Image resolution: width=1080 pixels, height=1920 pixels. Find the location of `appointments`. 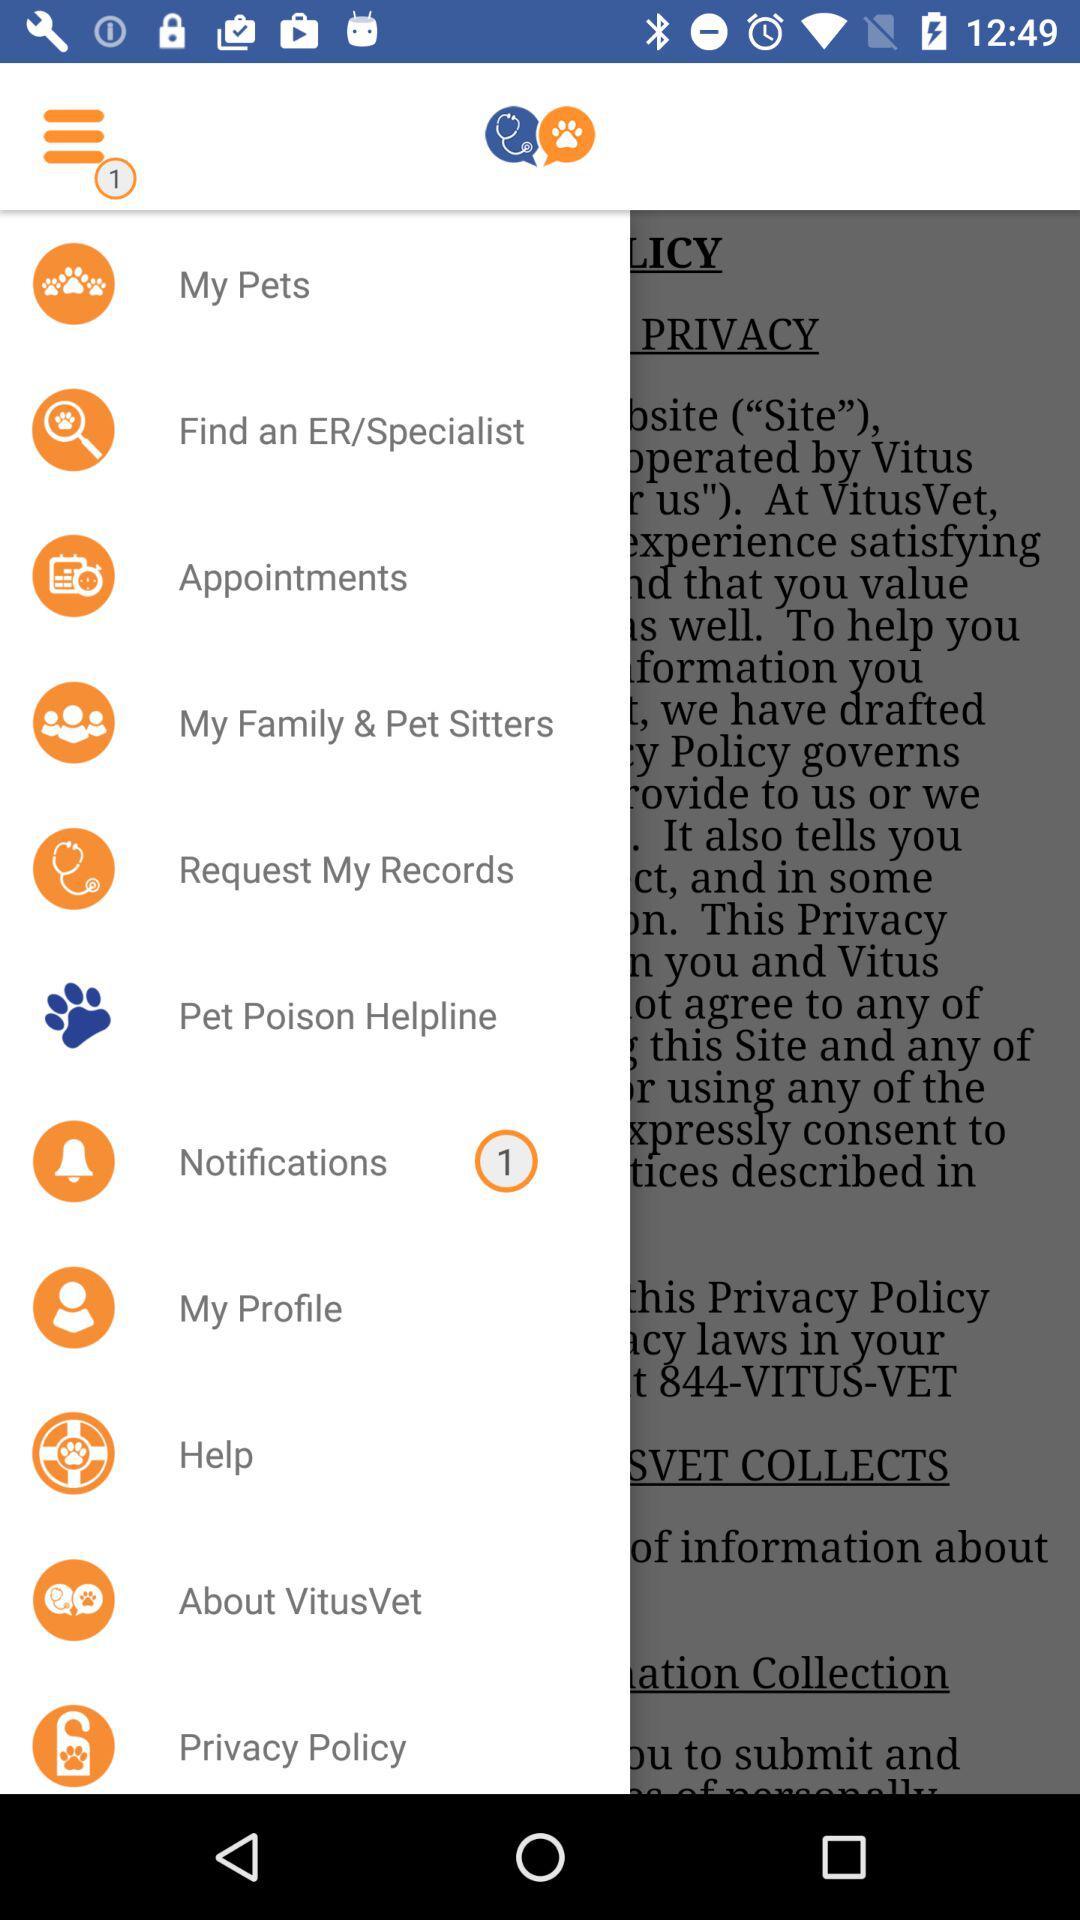

appointments is located at coordinates (378, 575).